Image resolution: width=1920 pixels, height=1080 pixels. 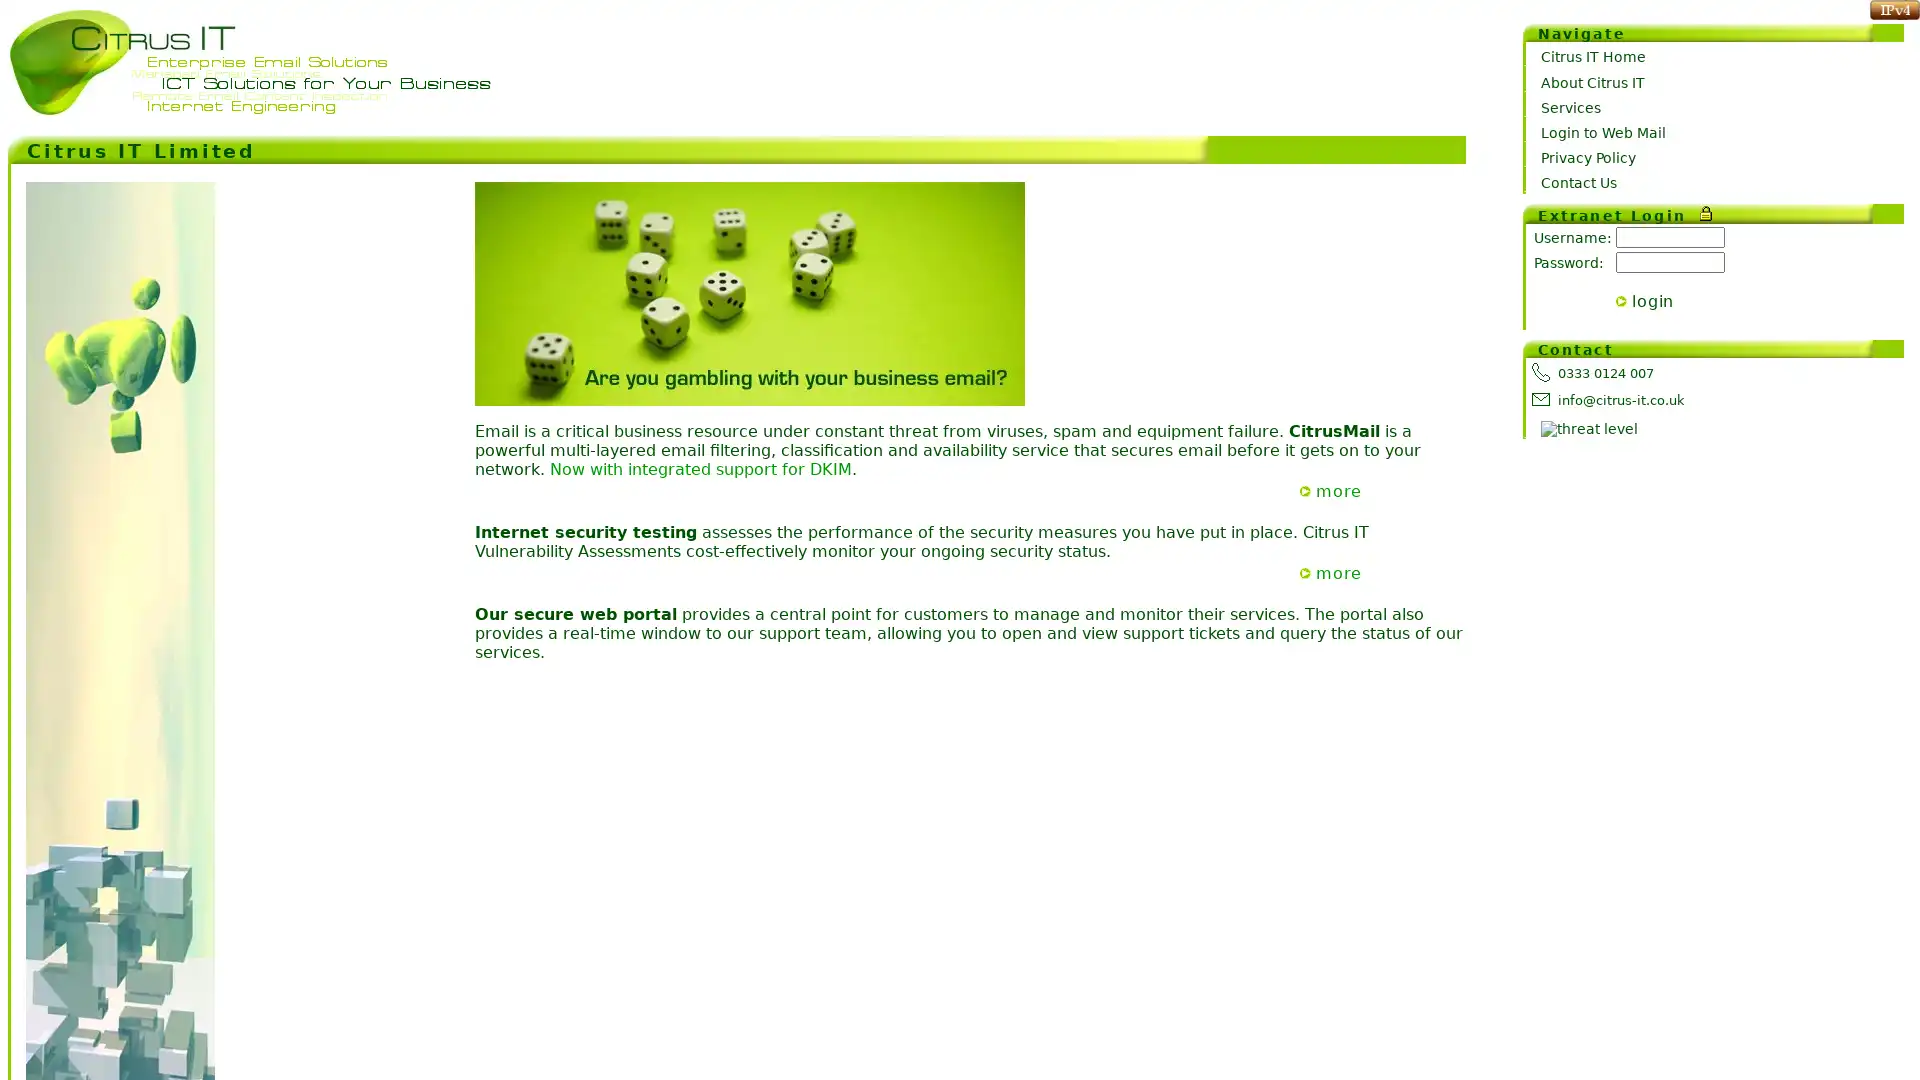 What do you see at coordinates (1621, 301) in the screenshot?
I see `>` at bounding box center [1621, 301].